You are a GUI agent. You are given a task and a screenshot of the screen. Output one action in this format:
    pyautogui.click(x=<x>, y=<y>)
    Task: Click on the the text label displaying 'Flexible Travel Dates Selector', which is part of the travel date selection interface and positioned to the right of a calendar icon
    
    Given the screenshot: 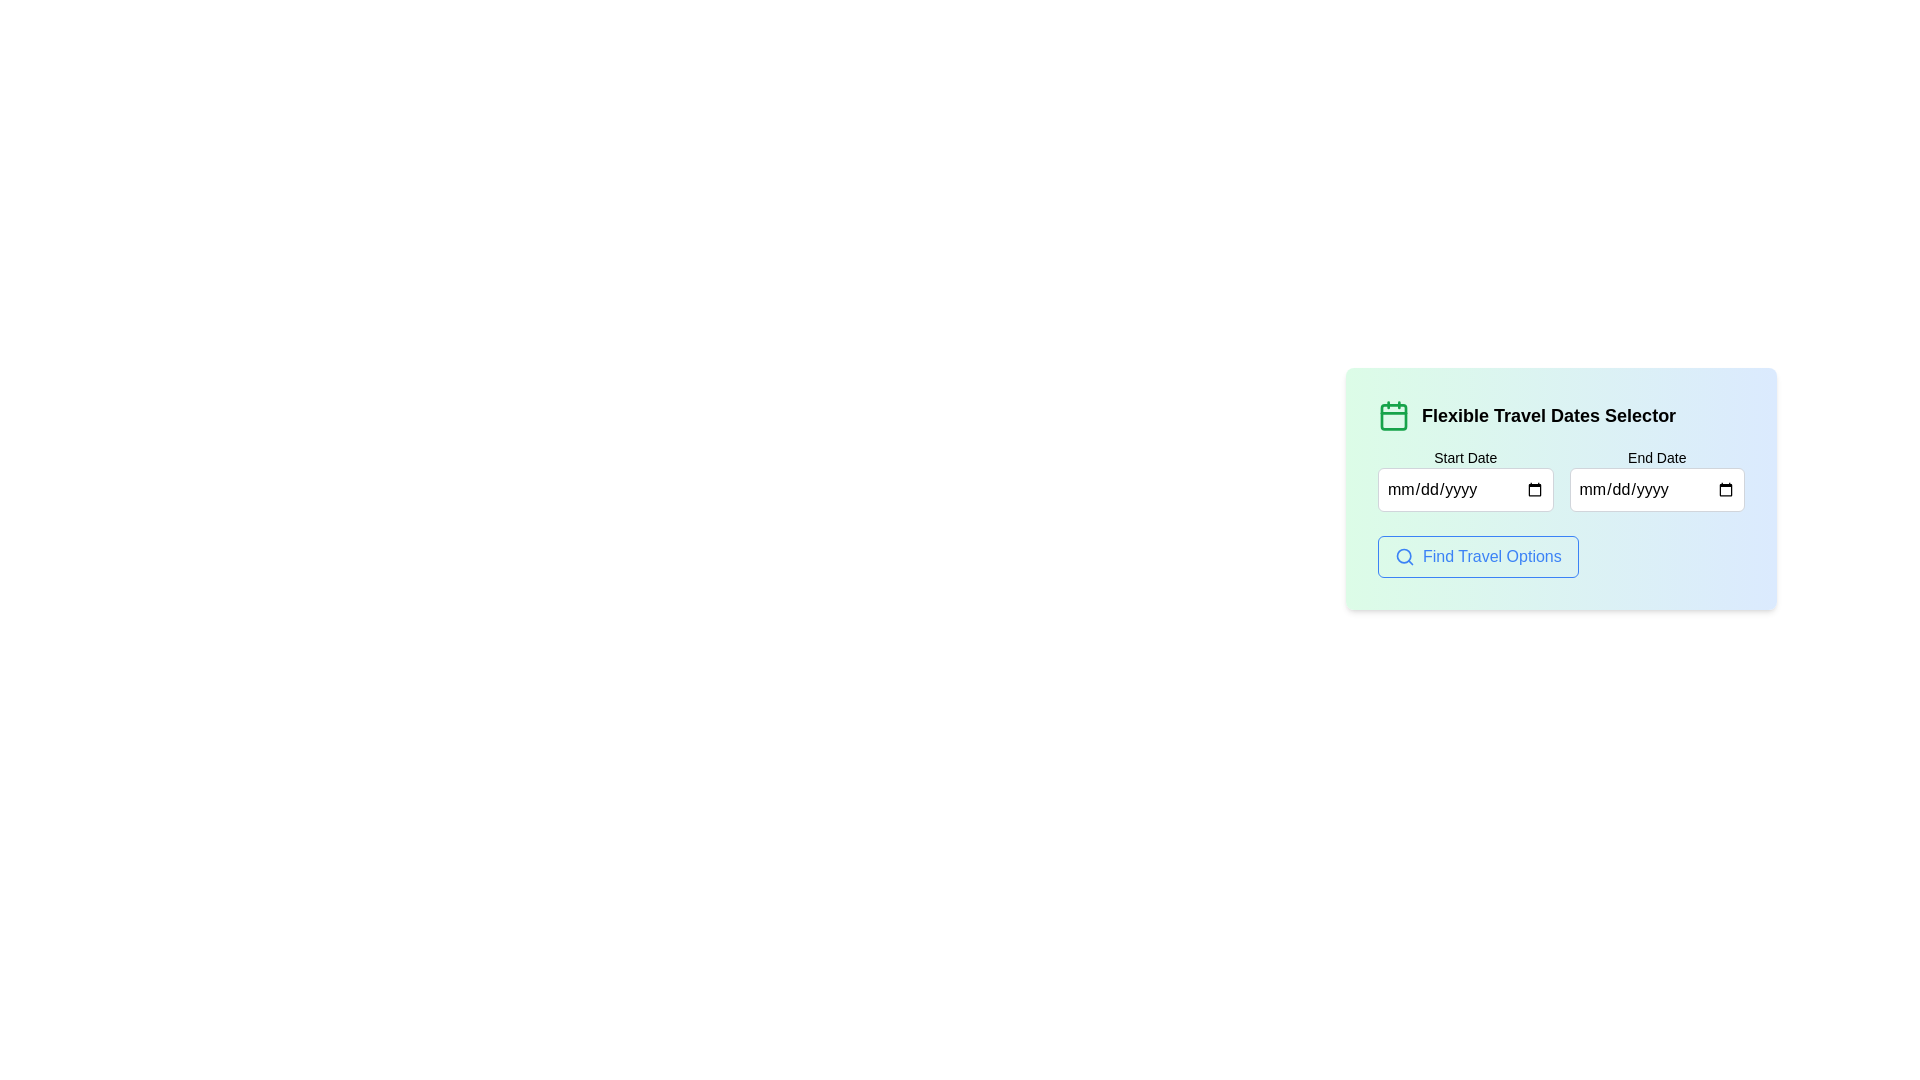 What is the action you would take?
    pyautogui.click(x=1548, y=415)
    